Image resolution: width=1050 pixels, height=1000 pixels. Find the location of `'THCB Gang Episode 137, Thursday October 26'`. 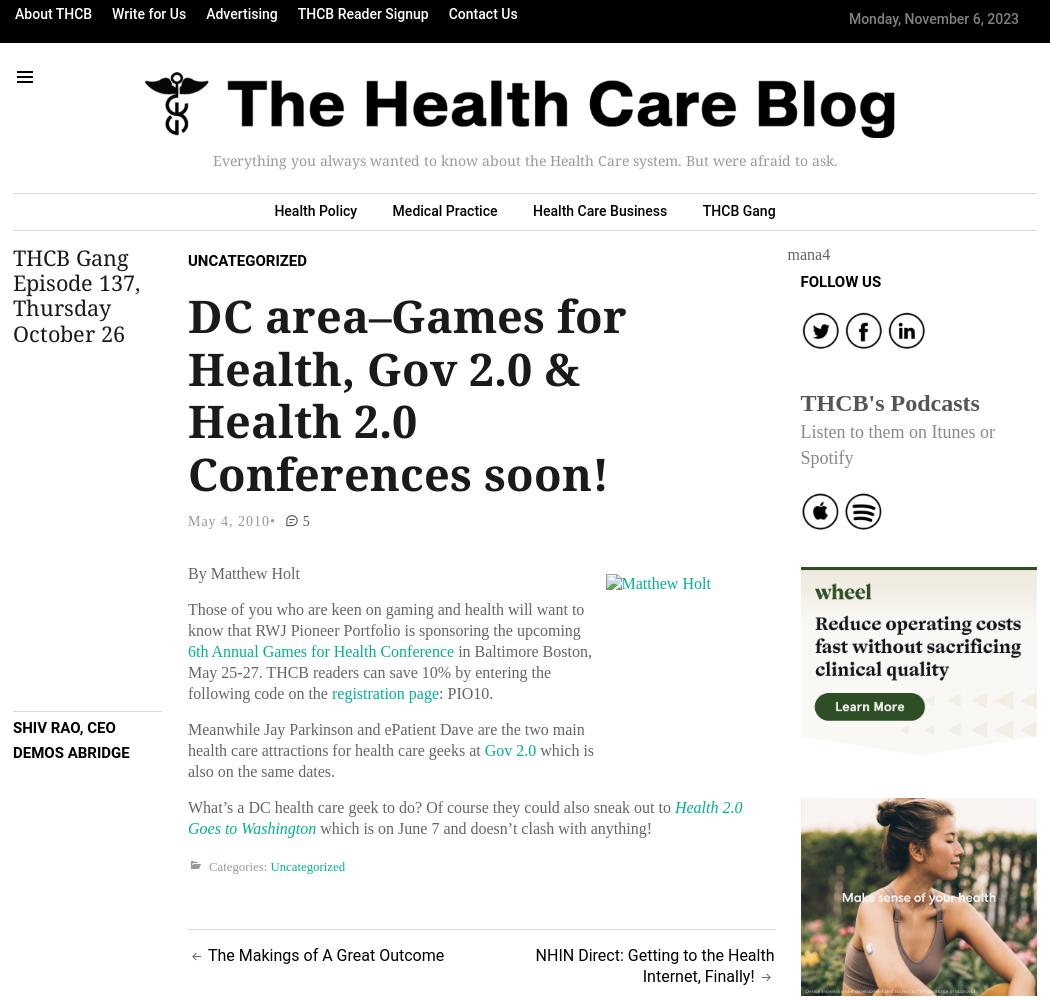

'THCB Gang Episode 137, Thursday October 26' is located at coordinates (76, 295).